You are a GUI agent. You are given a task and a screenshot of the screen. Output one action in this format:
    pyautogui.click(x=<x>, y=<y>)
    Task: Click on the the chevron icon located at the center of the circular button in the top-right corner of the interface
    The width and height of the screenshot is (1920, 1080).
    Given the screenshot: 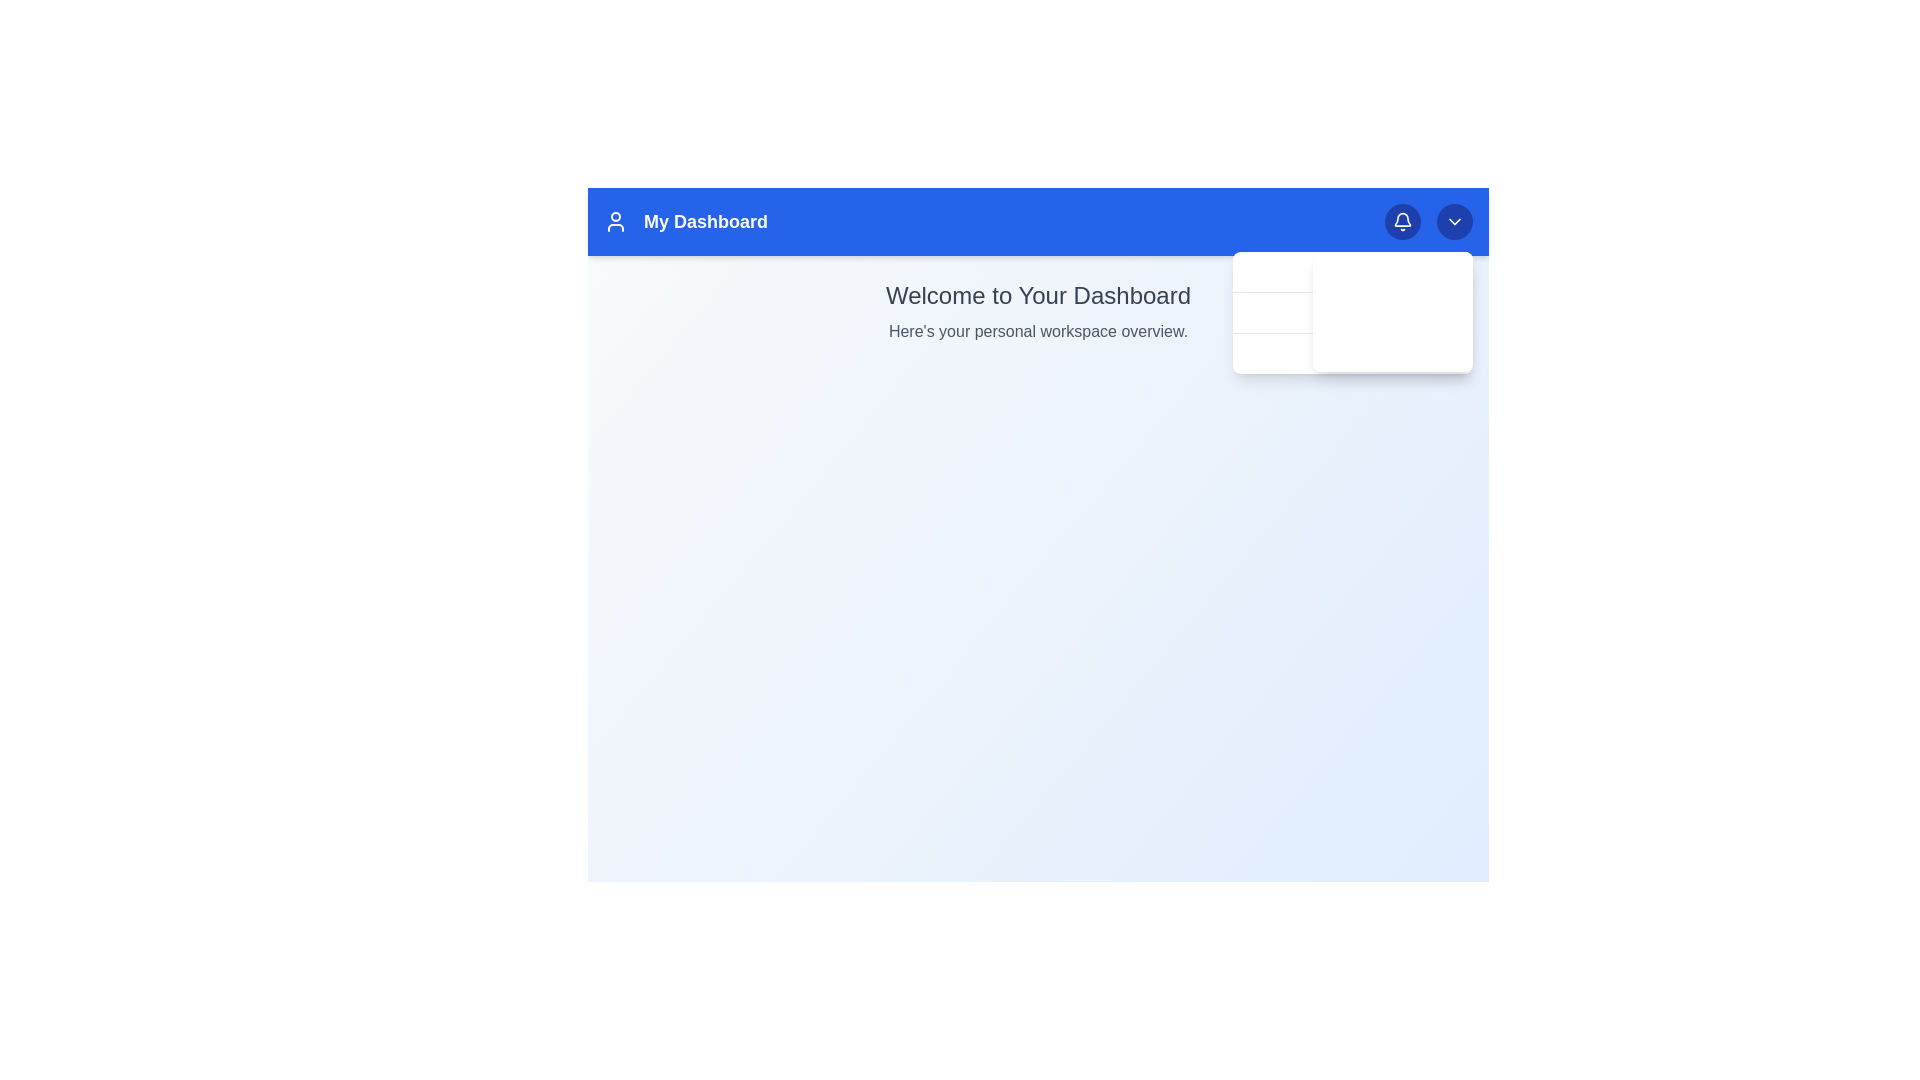 What is the action you would take?
    pyautogui.click(x=1454, y=222)
    